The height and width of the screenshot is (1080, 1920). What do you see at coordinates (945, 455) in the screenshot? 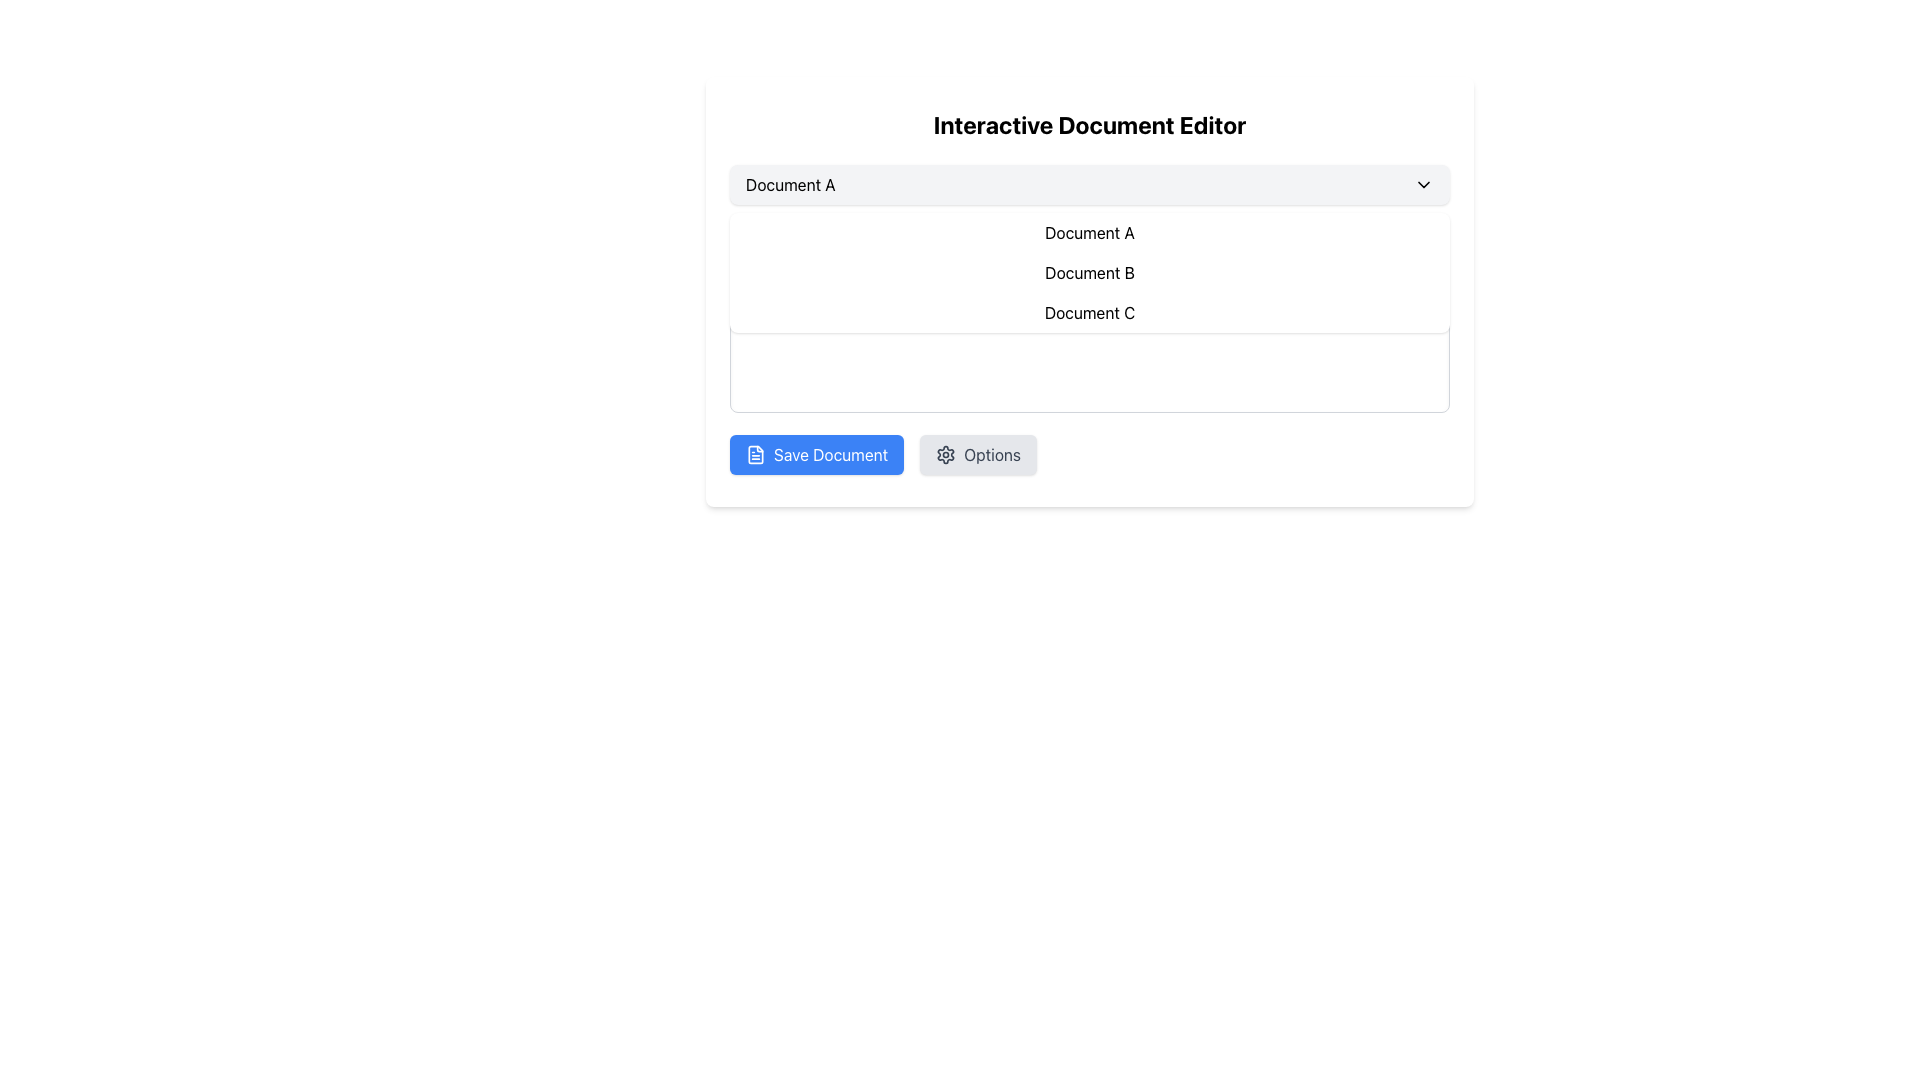
I see `the gear icon located to the left of the 'Options' button in the bottom-right section of the interface` at bounding box center [945, 455].